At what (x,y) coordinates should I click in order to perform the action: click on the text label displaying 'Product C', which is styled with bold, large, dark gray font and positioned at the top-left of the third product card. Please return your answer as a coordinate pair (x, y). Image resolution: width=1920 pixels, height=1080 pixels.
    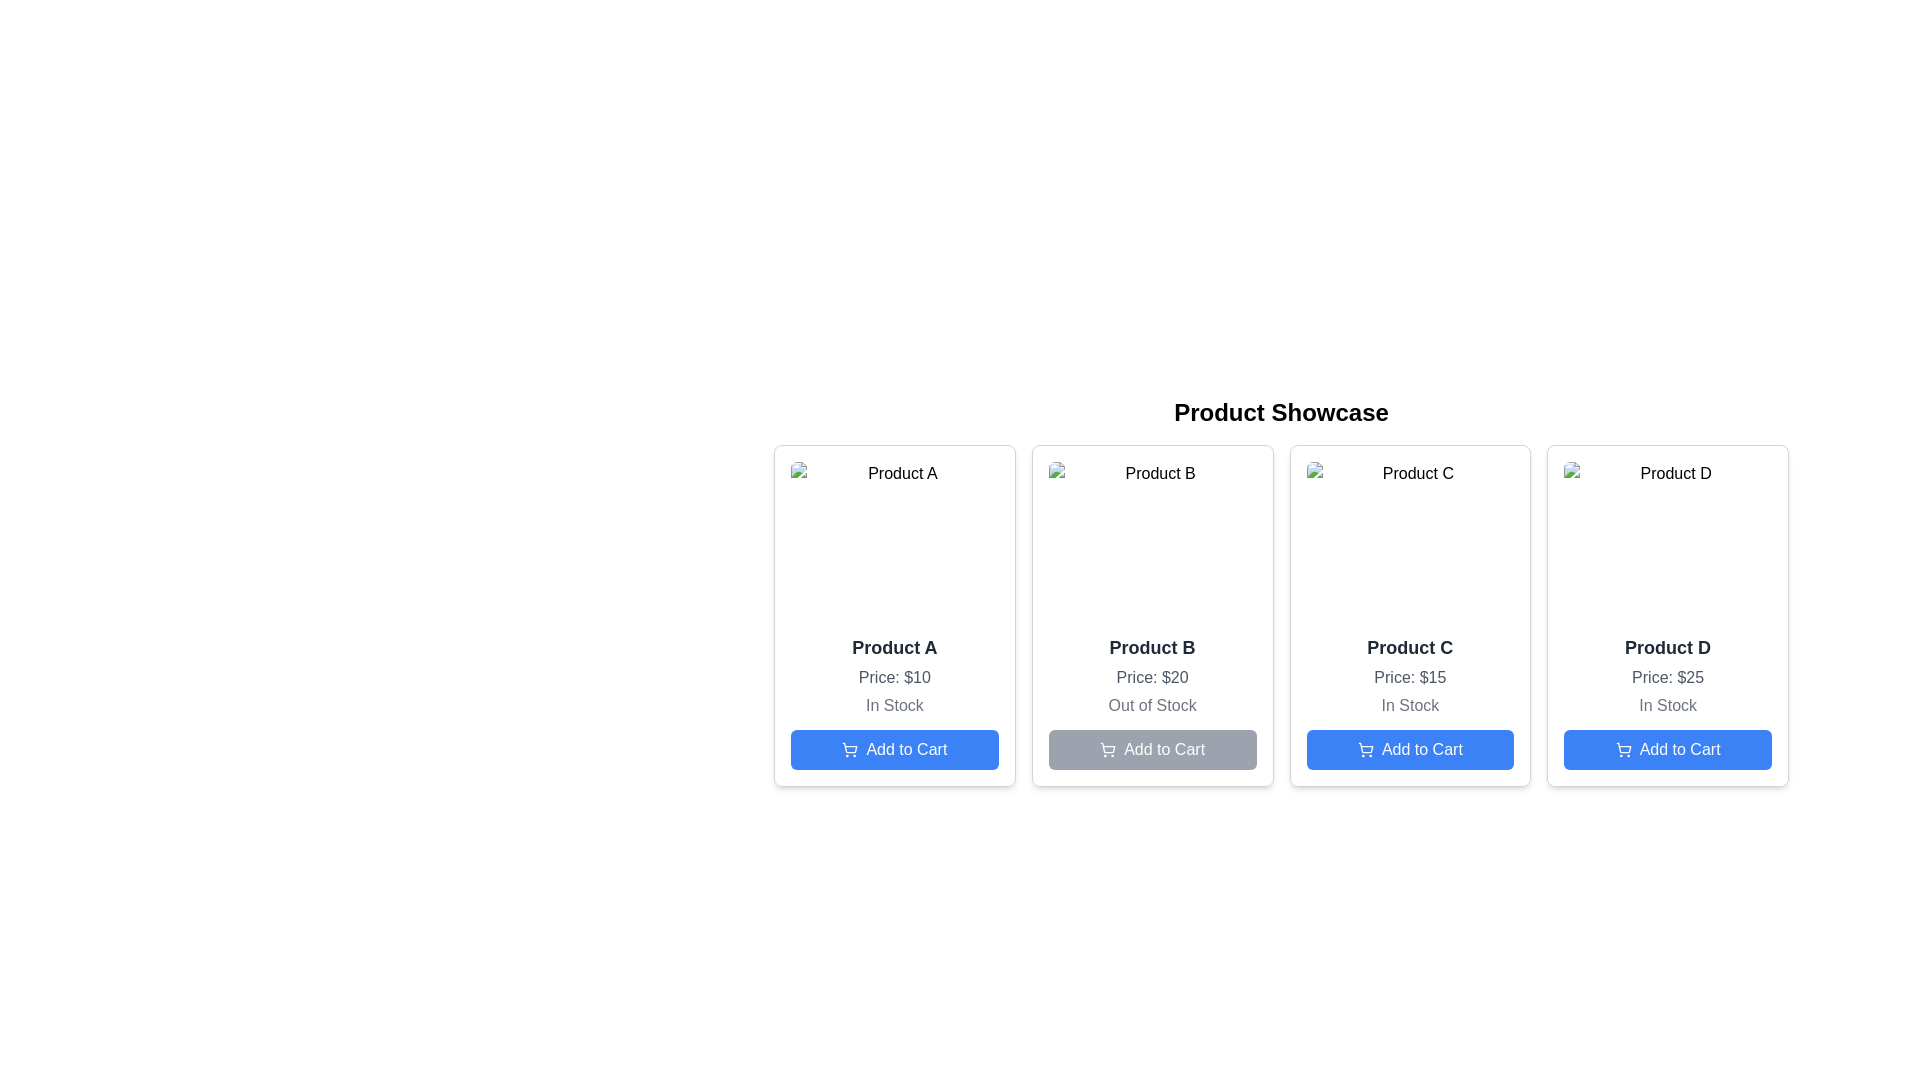
    Looking at the image, I should click on (1409, 648).